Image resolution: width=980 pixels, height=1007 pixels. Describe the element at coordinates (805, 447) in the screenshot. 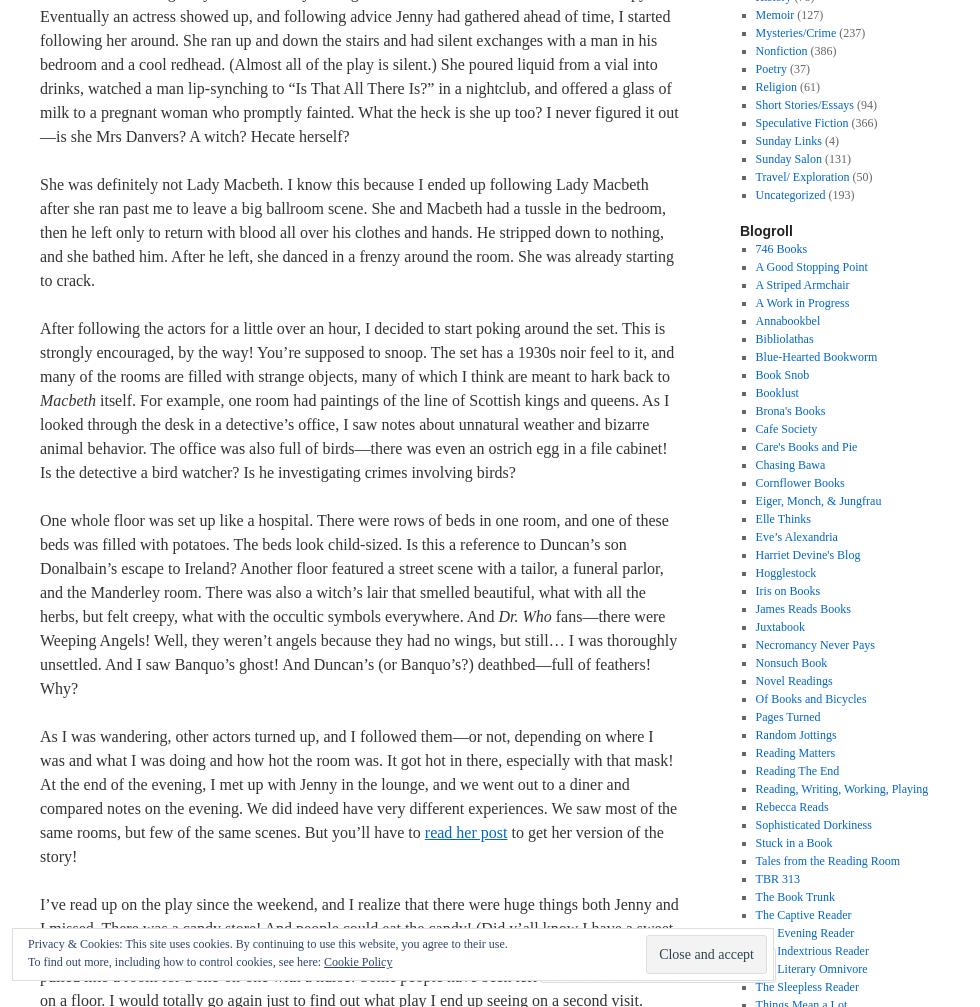

I see `'Care's Books and Pie'` at that location.